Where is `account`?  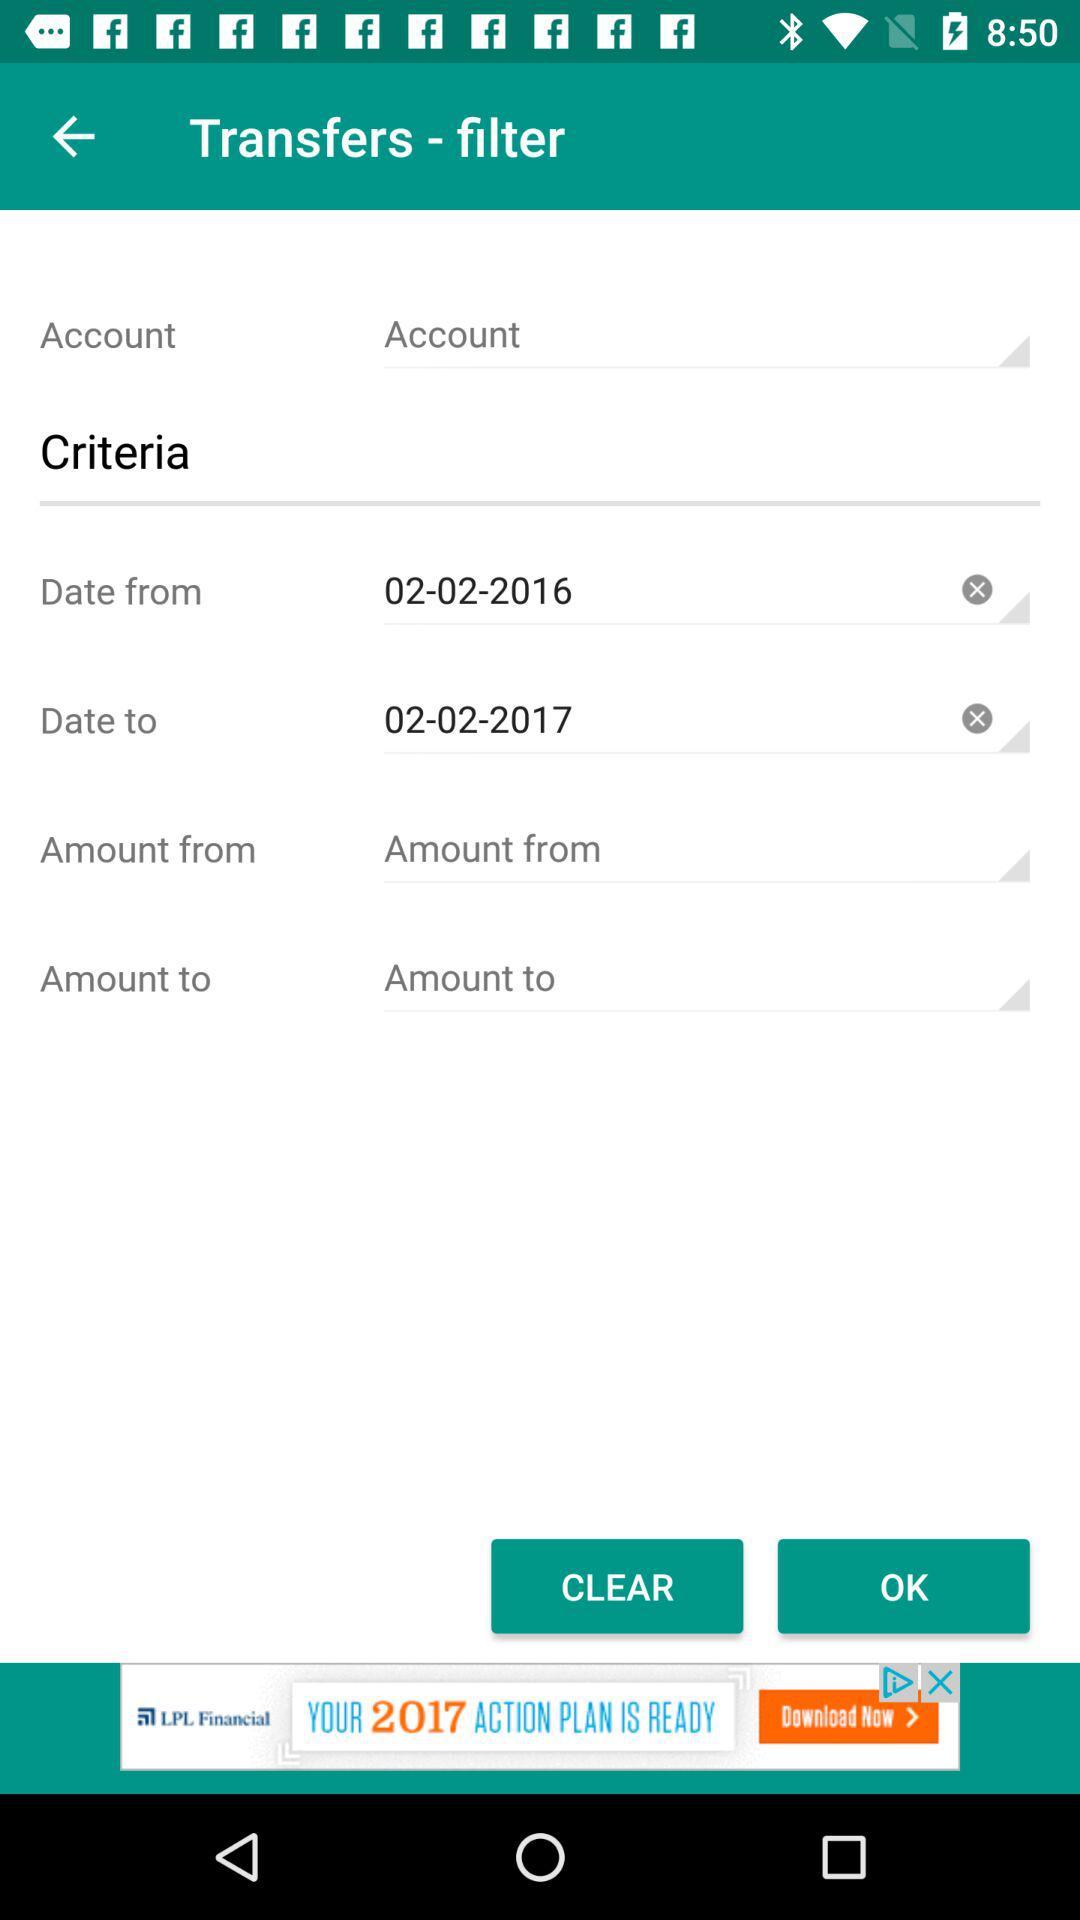
account is located at coordinates (705, 334).